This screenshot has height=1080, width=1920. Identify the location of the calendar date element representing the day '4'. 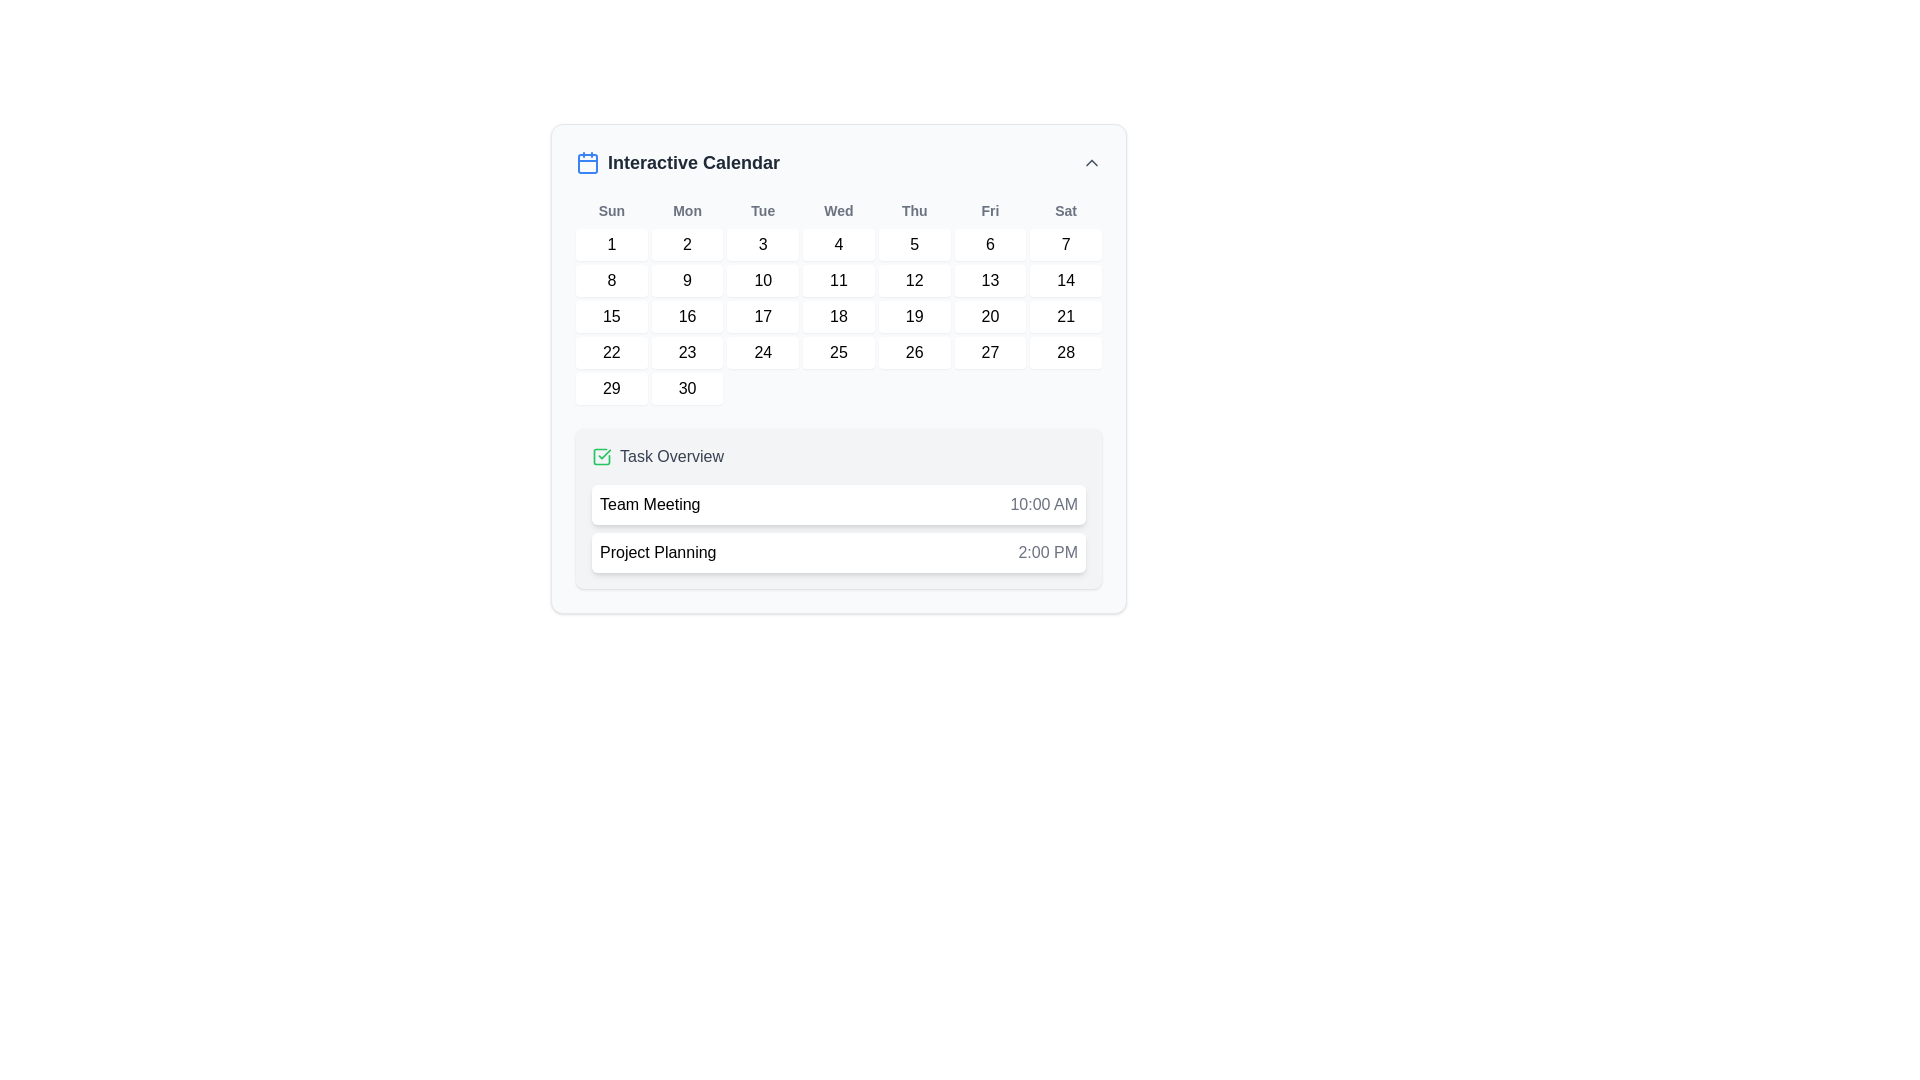
(839, 244).